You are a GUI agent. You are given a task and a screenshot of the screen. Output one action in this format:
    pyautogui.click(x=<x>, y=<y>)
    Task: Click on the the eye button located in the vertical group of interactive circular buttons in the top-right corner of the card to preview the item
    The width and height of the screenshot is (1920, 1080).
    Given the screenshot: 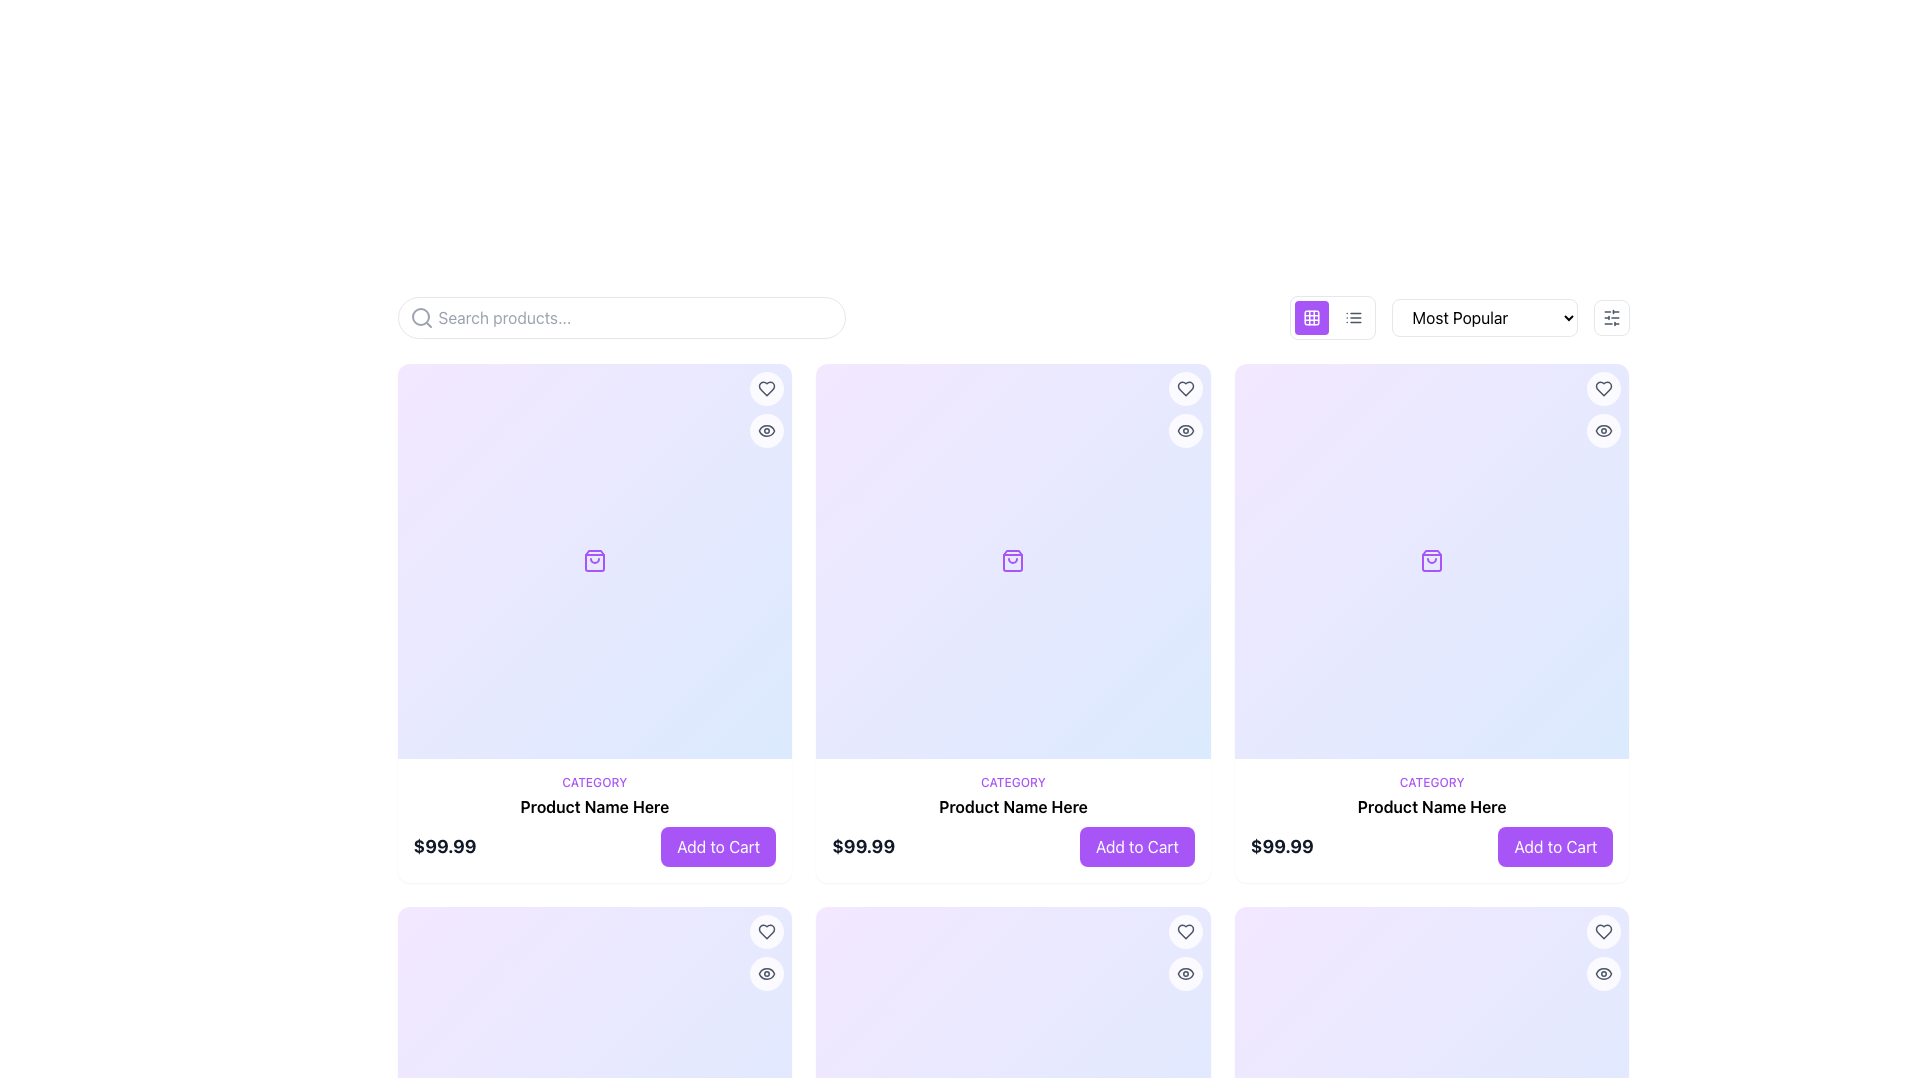 What is the action you would take?
    pyautogui.click(x=1604, y=408)
    